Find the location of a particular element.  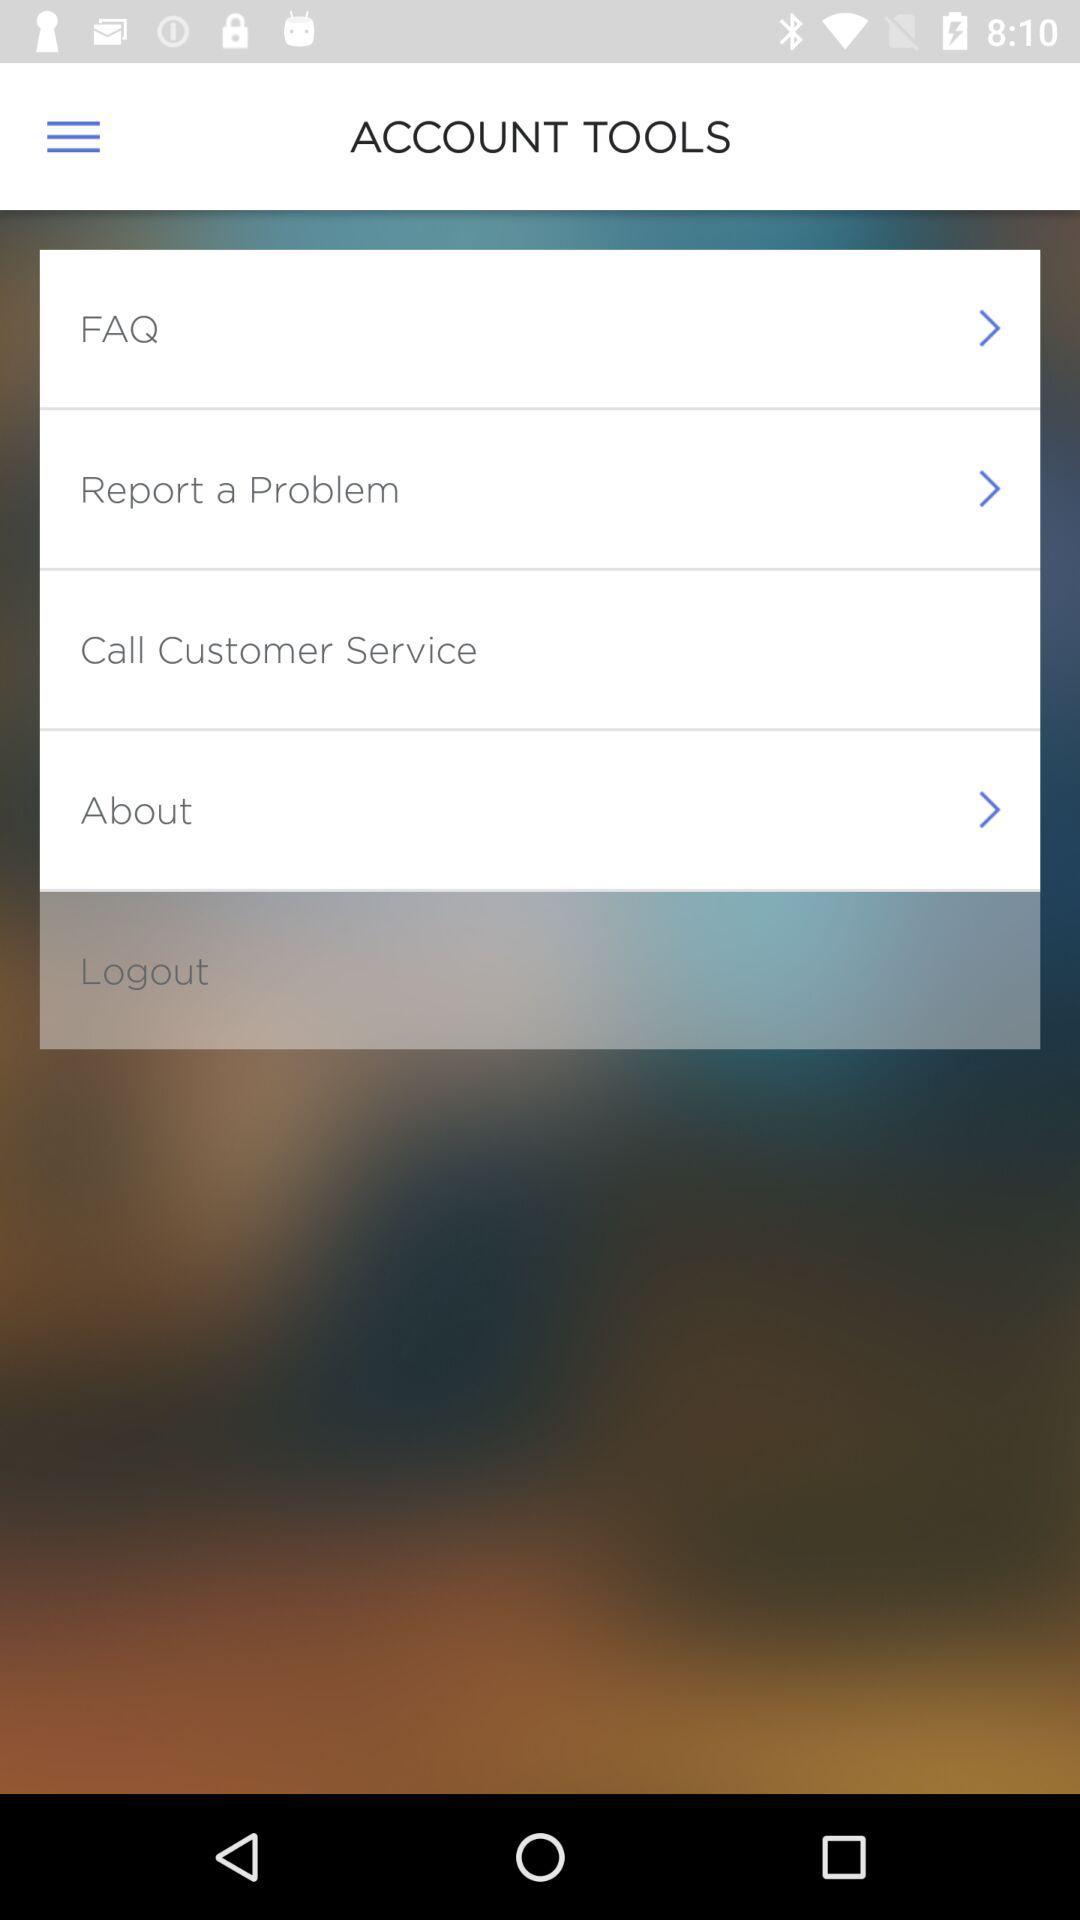

report a problem item is located at coordinates (238, 488).